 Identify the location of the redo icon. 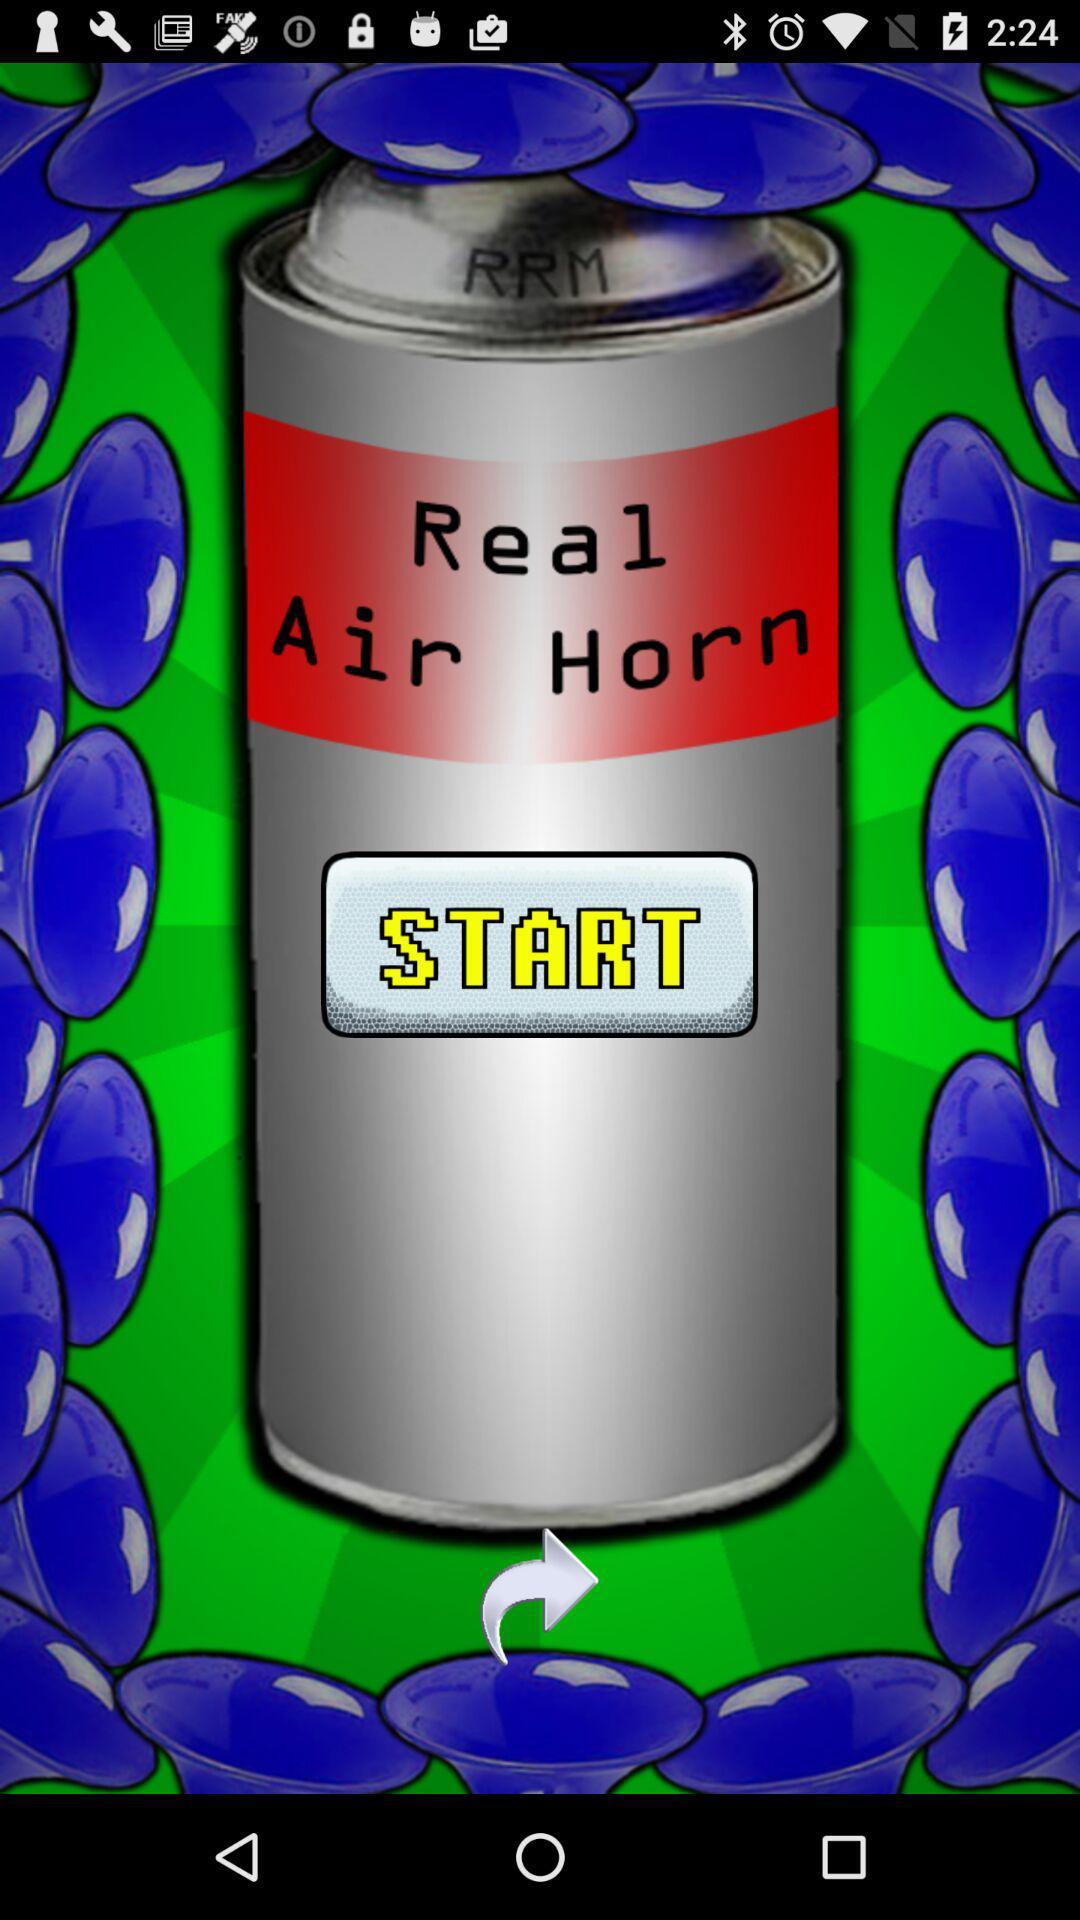
(538, 1708).